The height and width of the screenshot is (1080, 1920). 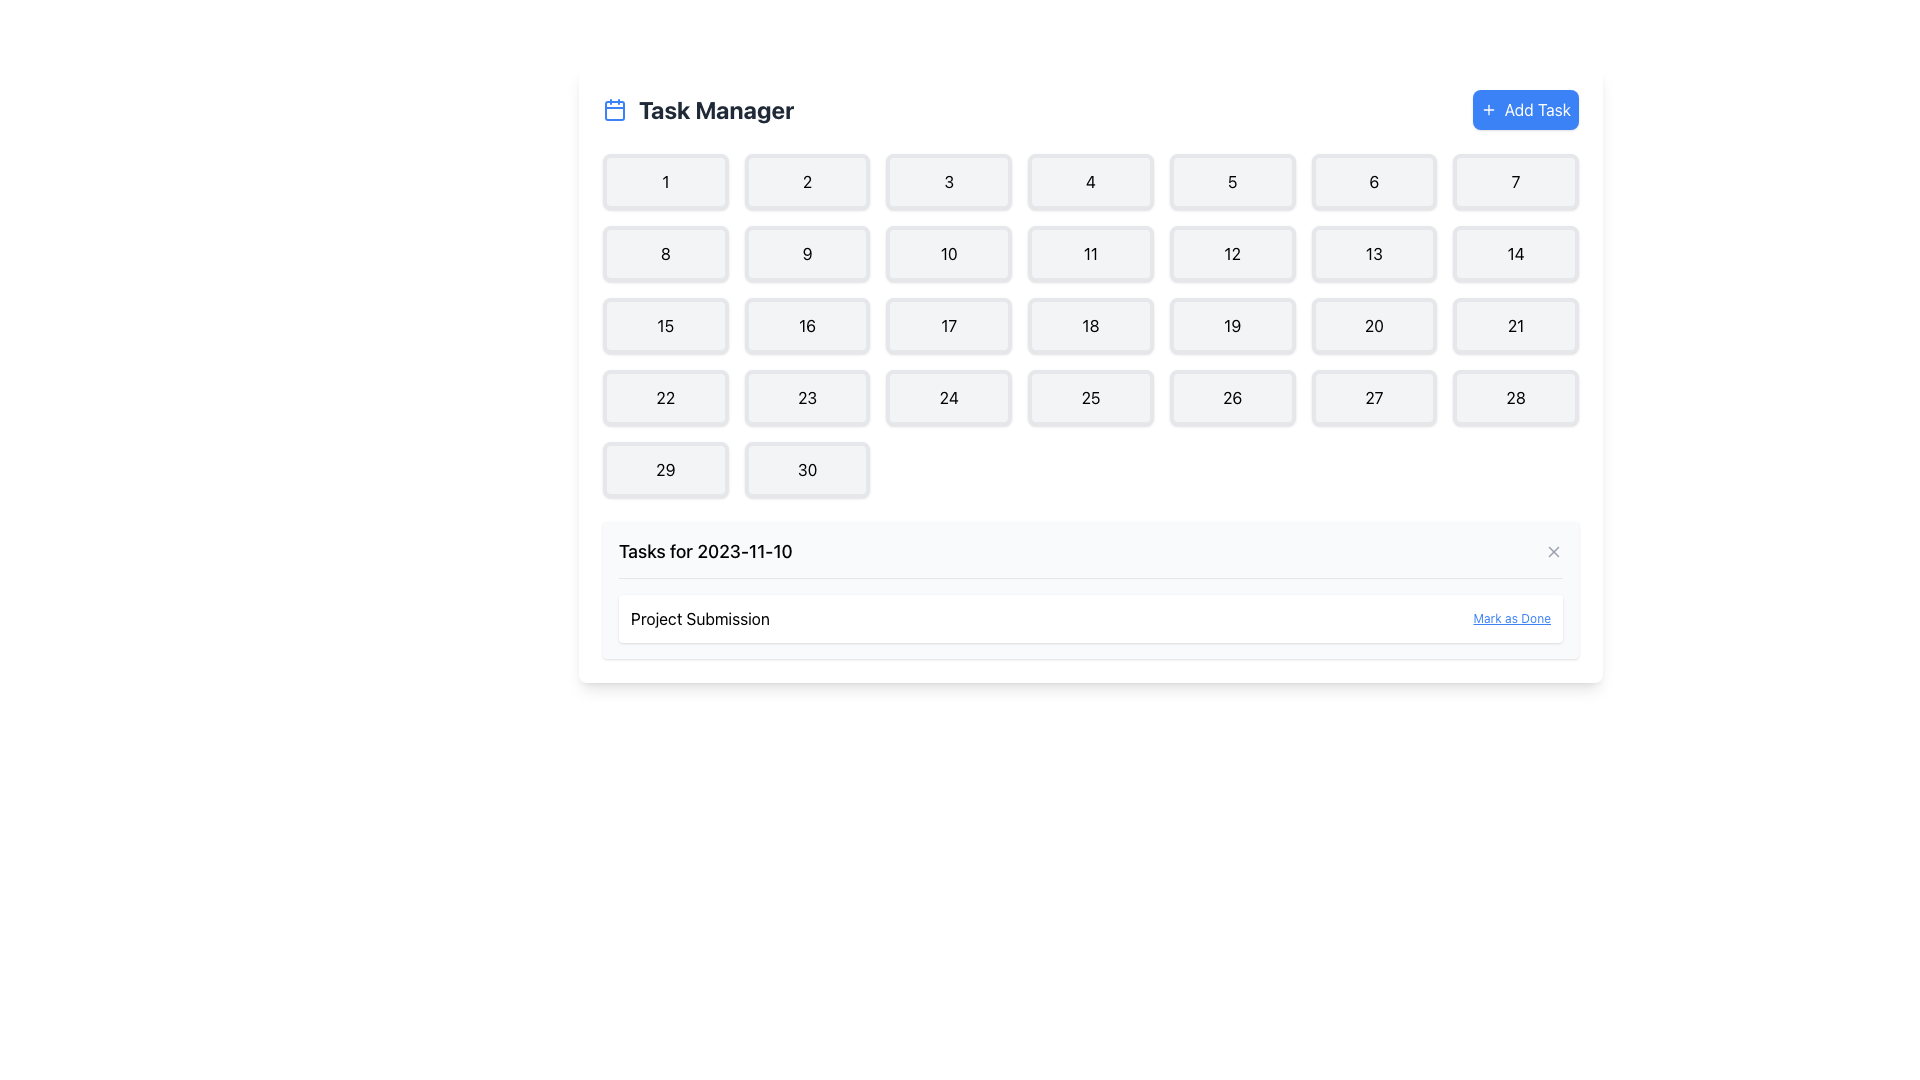 I want to click on the rectangular-shaped button displaying the number '27' in bold, located in the fourth row and sixth column of the calendar grid, so click(x=1373, y=397).